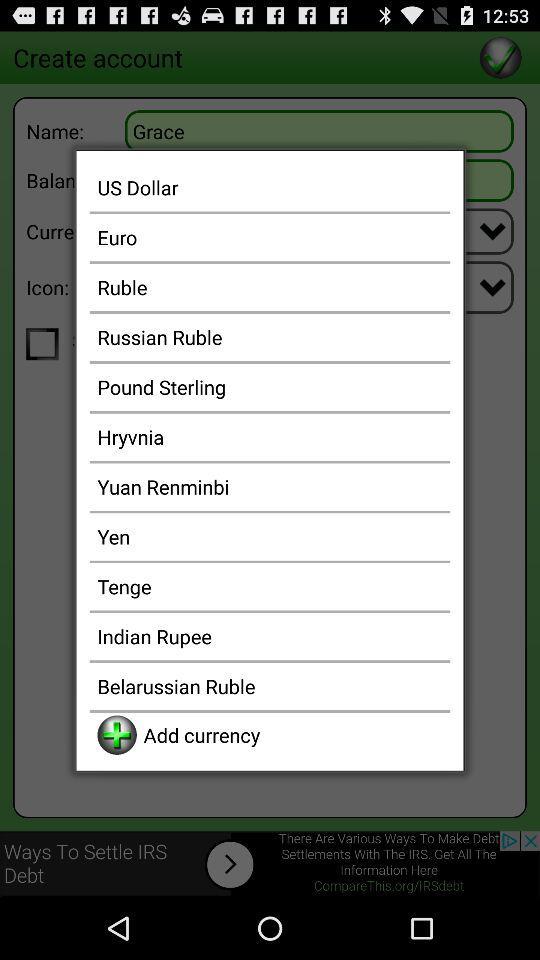 The height and width of the screenshot is (960, 540). What do you see at coordinates (292, 734) in the screenshot?
I see `the add currency app` at bounding box center [292, 734].